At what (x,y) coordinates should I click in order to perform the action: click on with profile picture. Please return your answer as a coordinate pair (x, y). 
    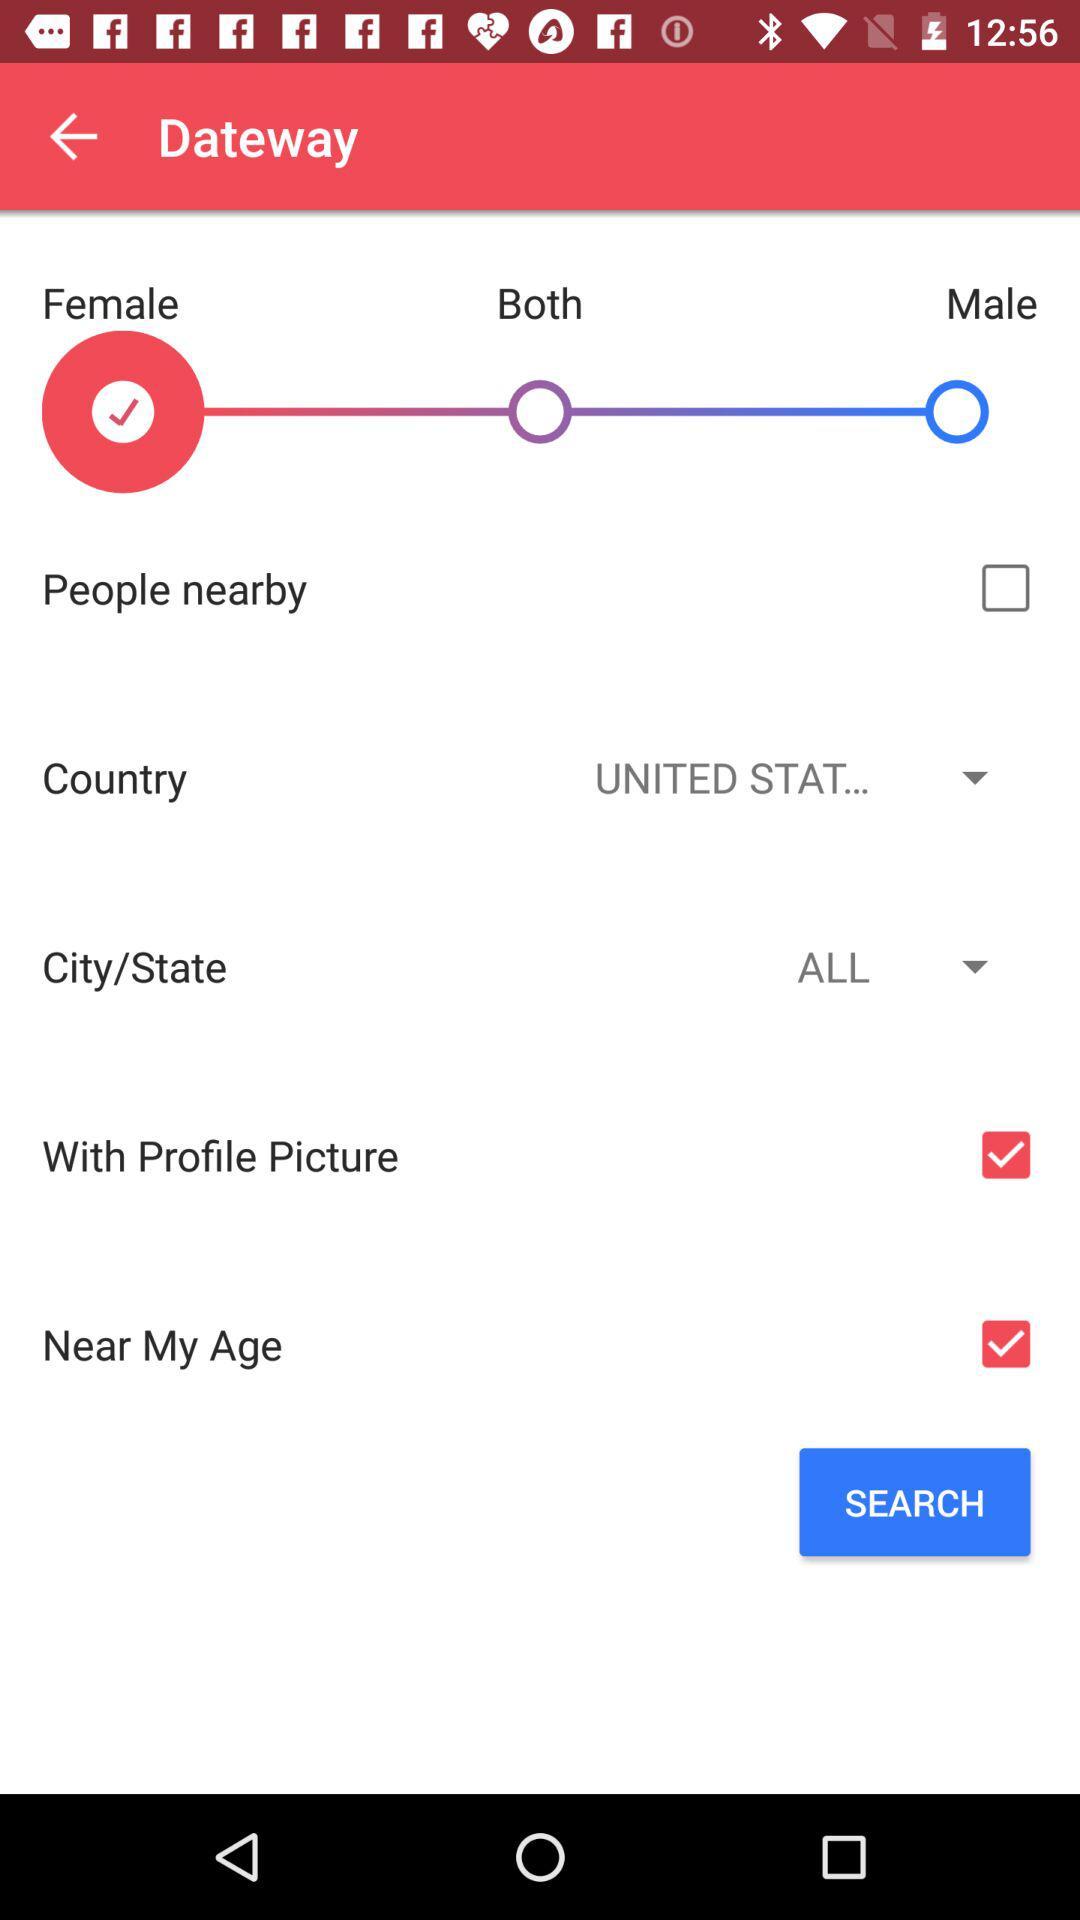
    Looking at the image, I should click on (1005, 1155).